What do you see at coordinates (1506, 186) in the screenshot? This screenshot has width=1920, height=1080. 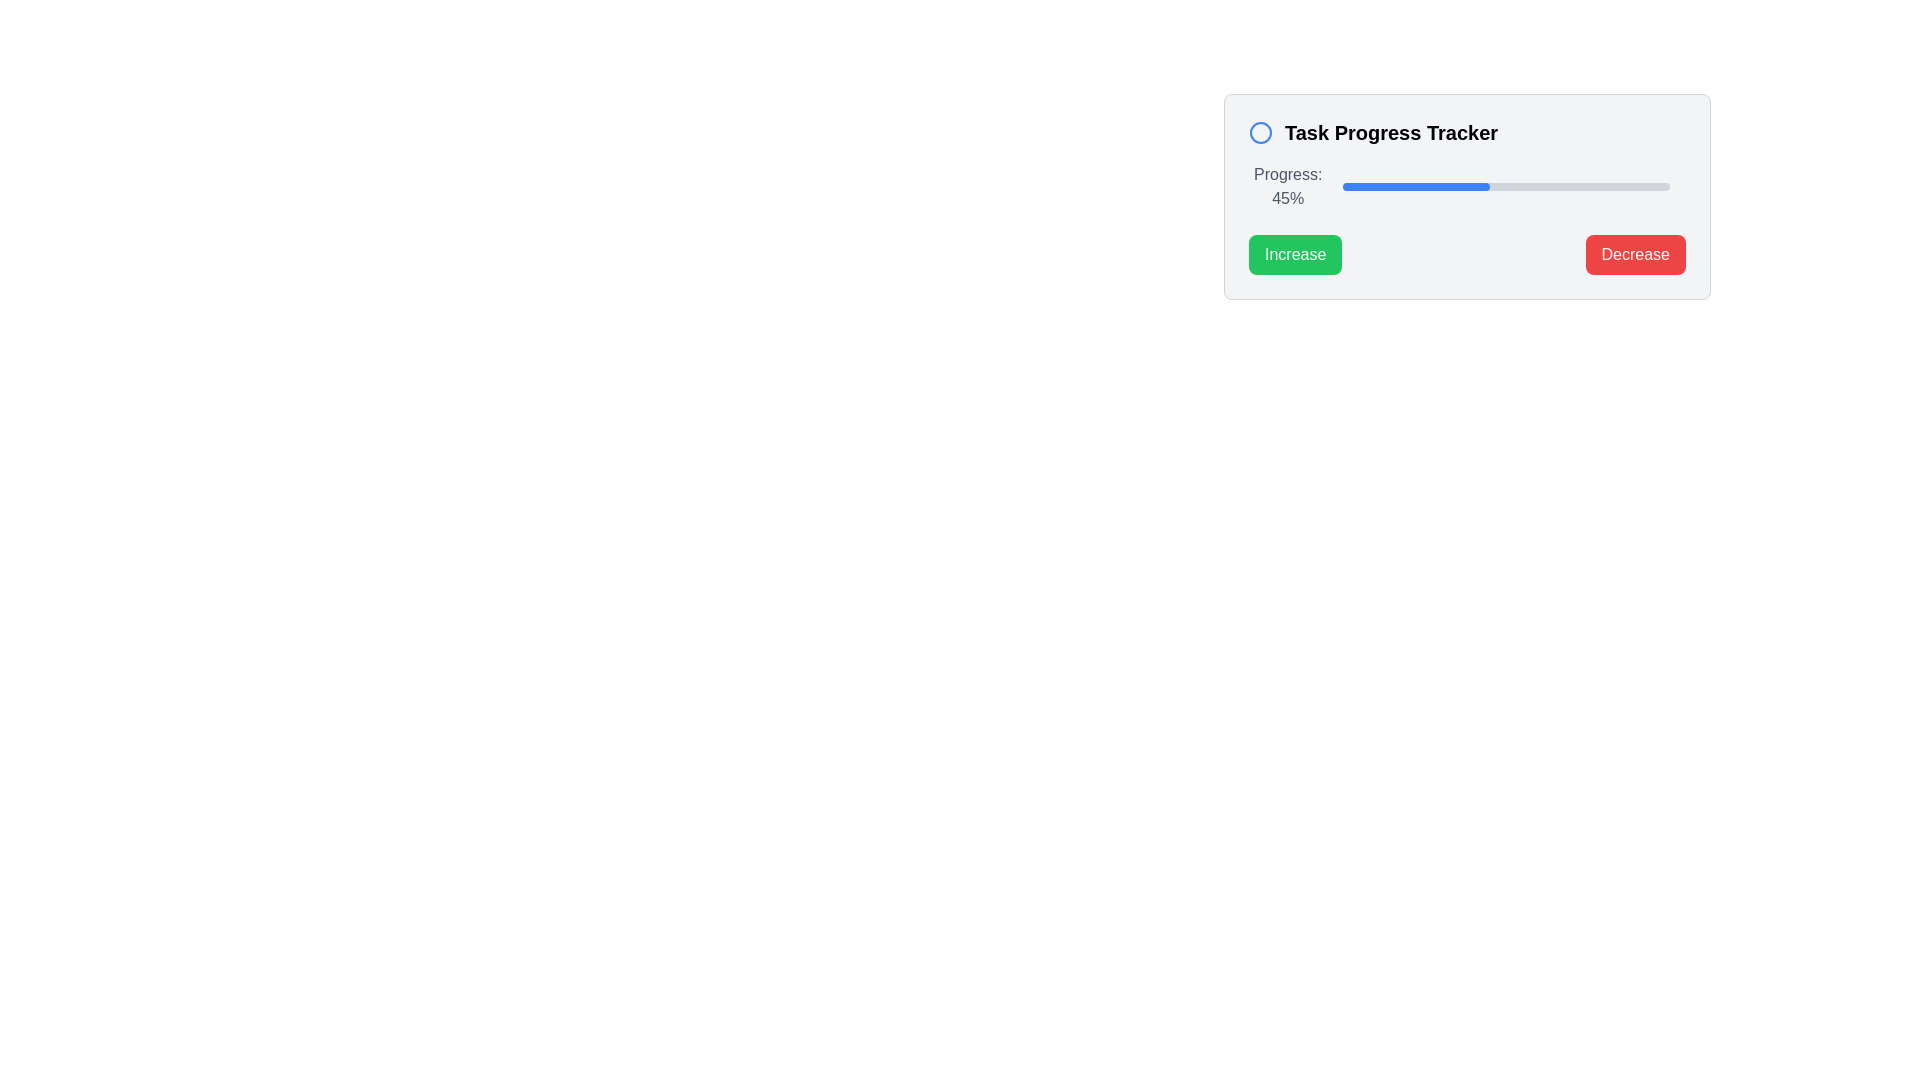 I see `the progress bar located in the card titled 'Task Progress Tracker' that indicates 45% completion, situated between the labels 'Progress: 45%' and the buttons 'Increase' and 'Decrease'` at bounding box center [1506, 186].